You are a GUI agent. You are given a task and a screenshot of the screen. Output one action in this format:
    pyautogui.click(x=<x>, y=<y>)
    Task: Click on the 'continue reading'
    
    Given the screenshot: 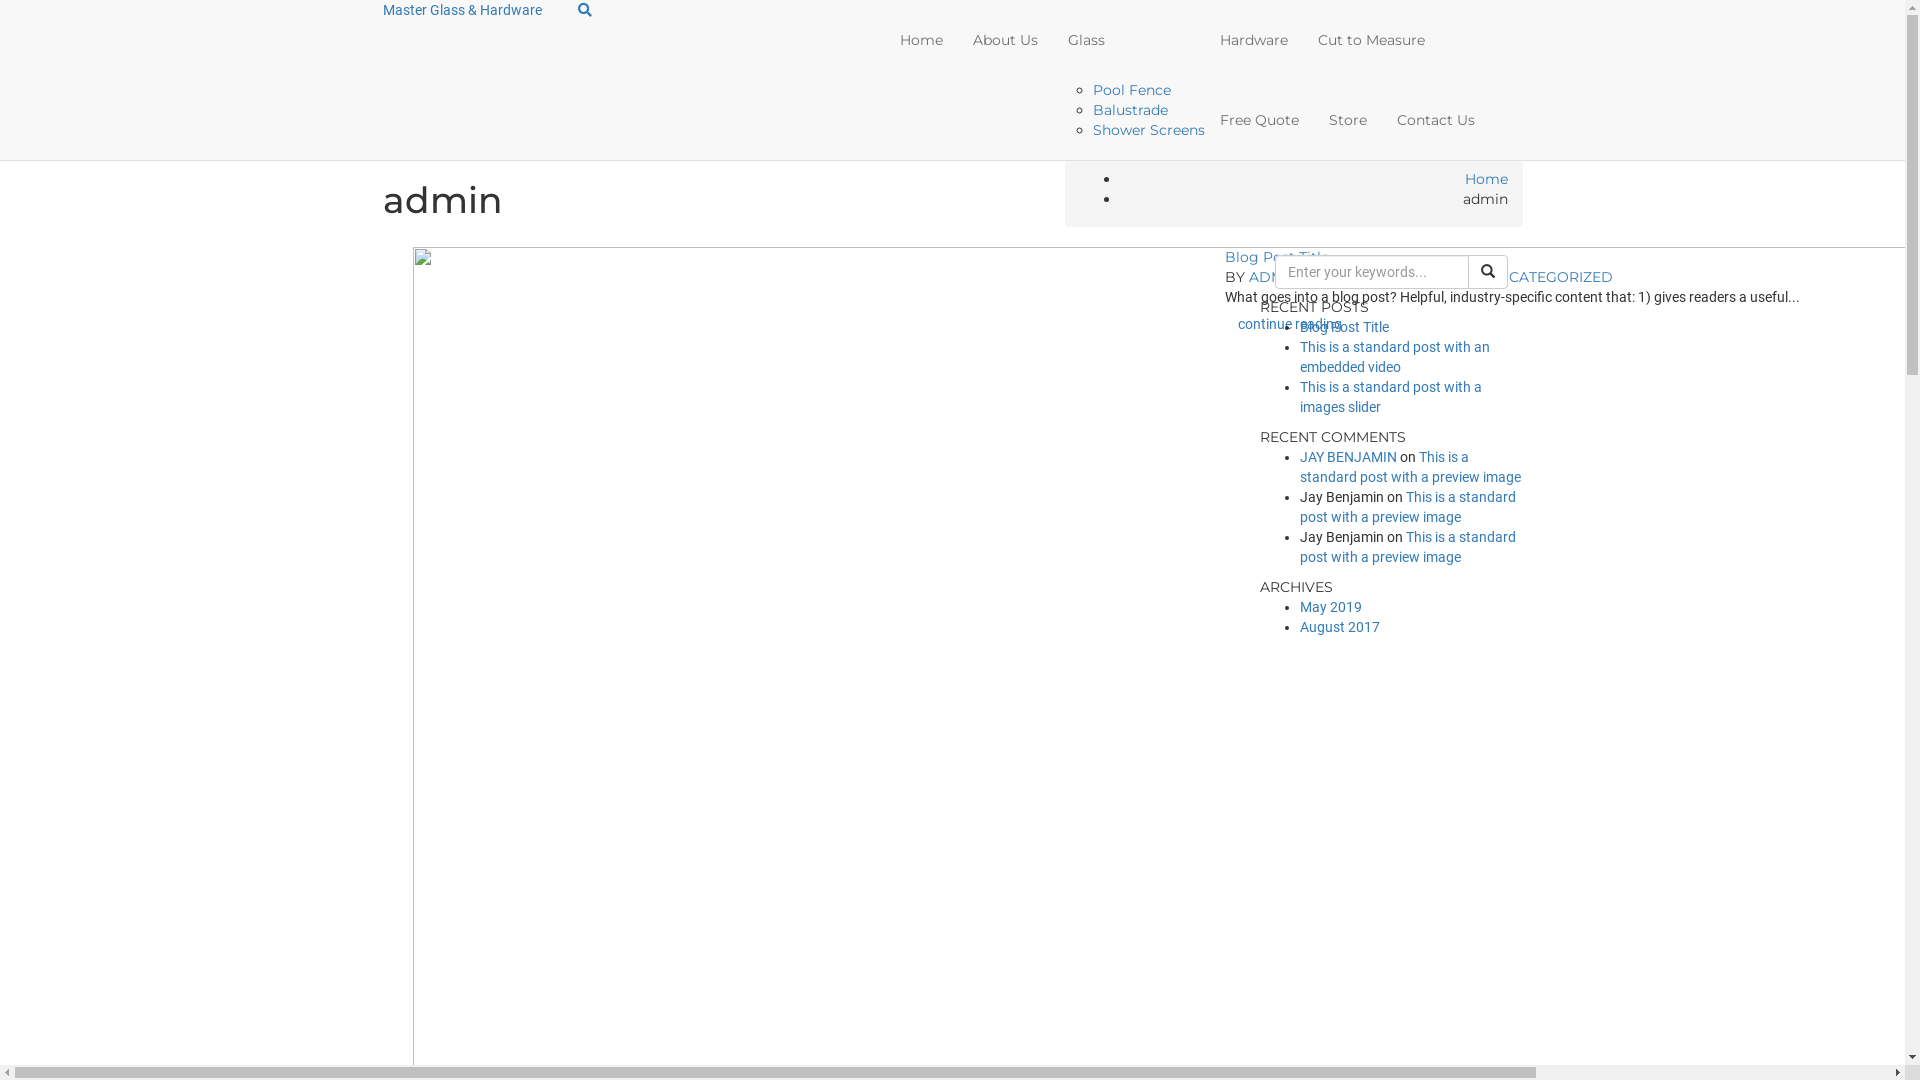 What is the action you would take?
    pyautogui.click(x=1290, y=323)
    